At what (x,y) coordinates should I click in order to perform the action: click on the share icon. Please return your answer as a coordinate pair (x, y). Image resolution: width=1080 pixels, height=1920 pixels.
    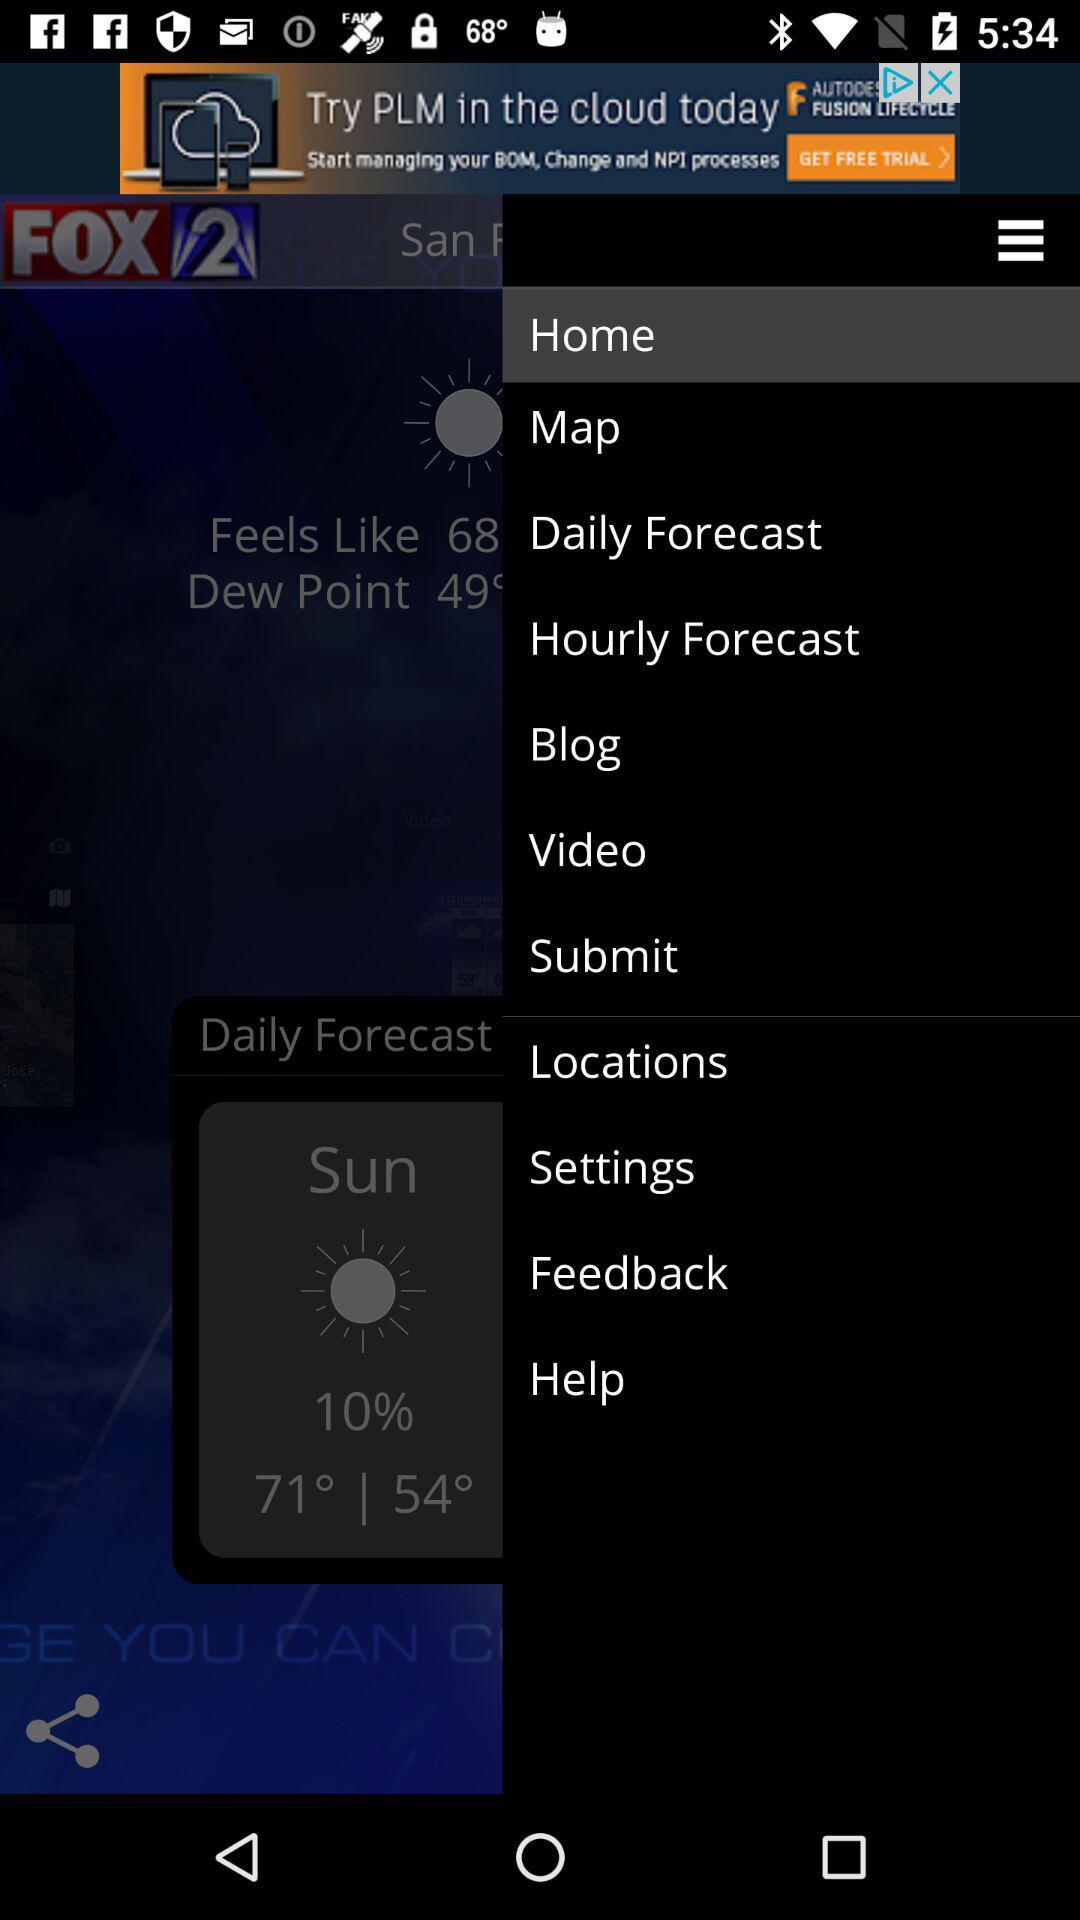
    Looking at the image, I should click on (61, 1730).